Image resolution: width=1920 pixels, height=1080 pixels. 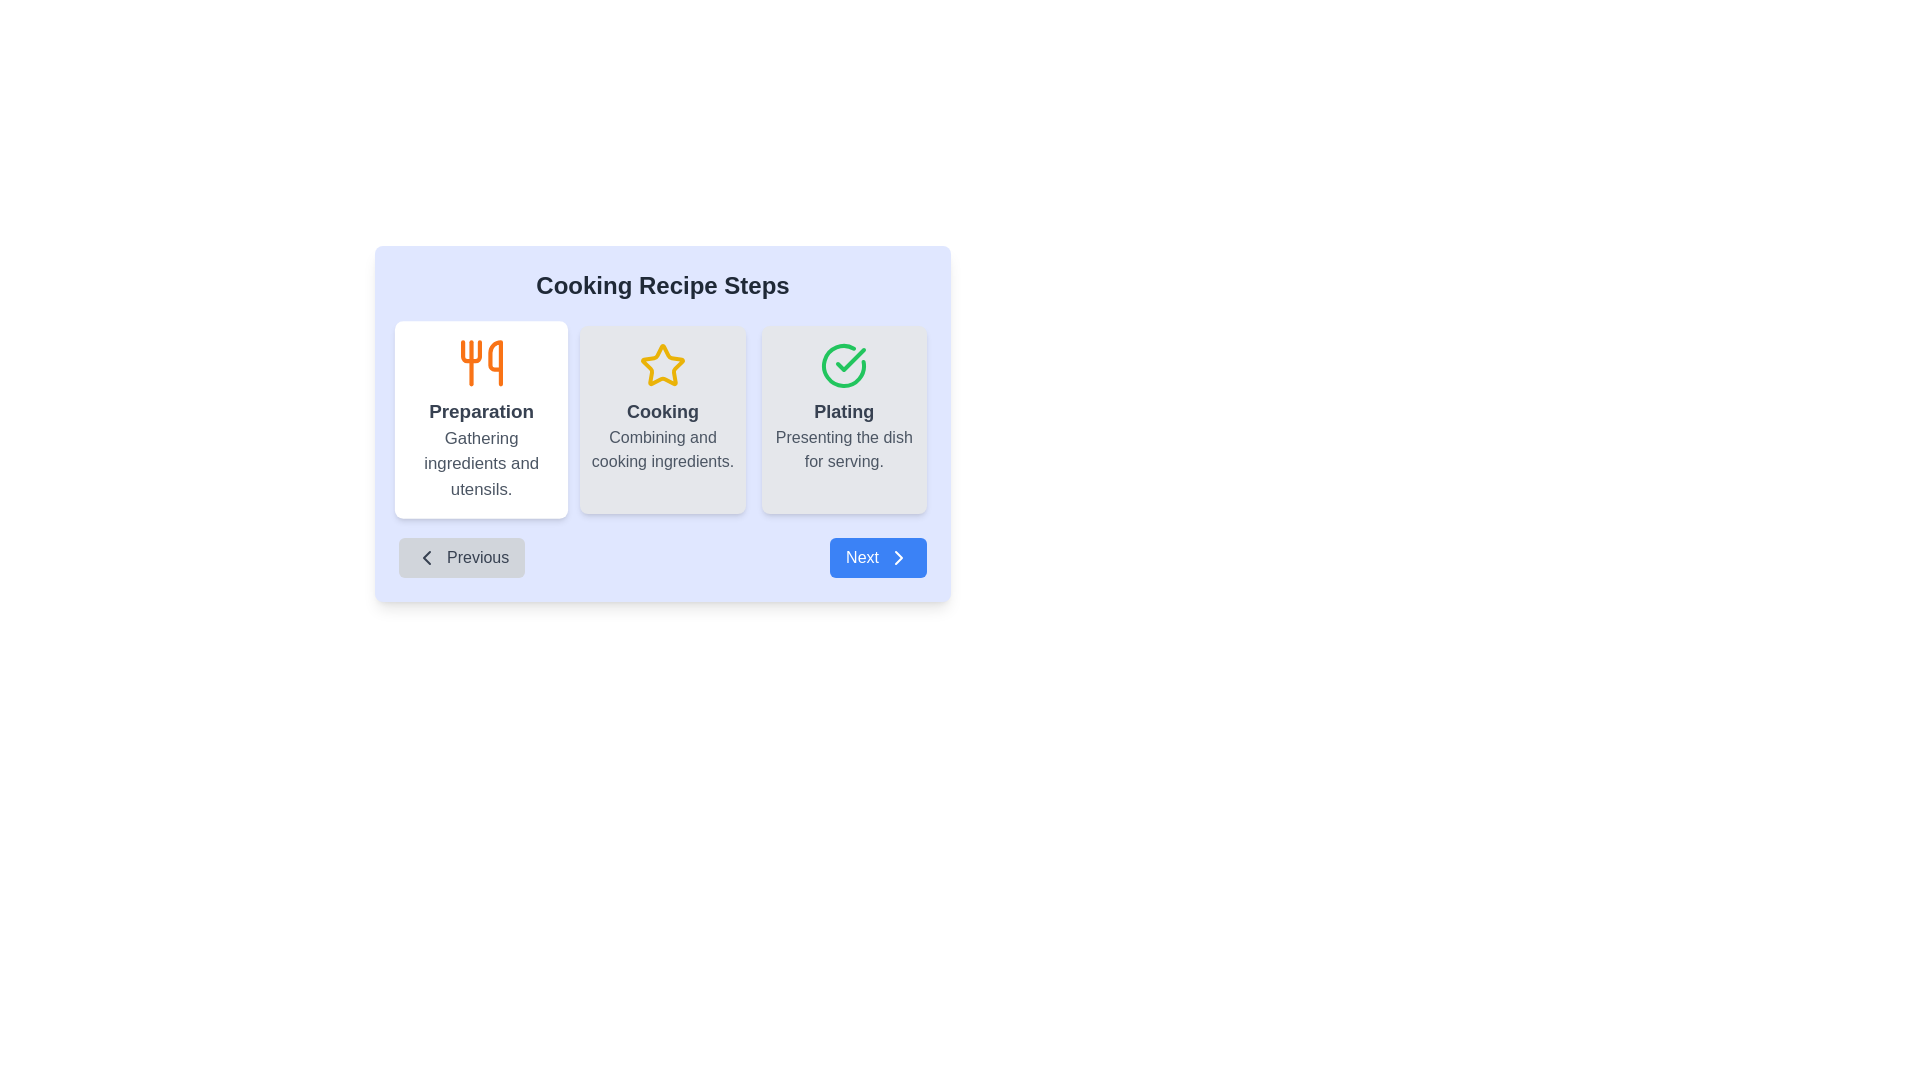 I want to click on text label 'Gathering ingredients and utensils.' located in the lower section of the 'Preparation' card, which is styled in gray font, so click(x=481, y=464).